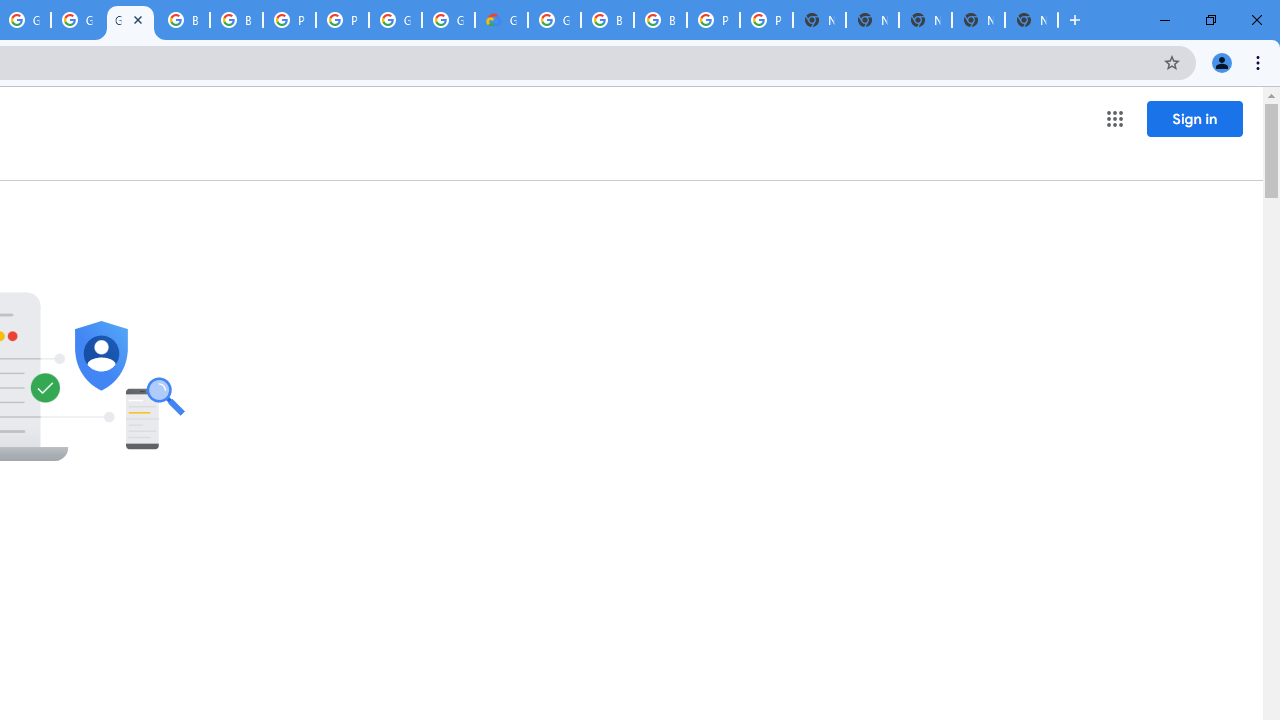  Describe the element at coordinates (183, 20) in the screenshot. I see `'Browse Chrome as a guest - Computer - Google Chrome Help'` at that location.